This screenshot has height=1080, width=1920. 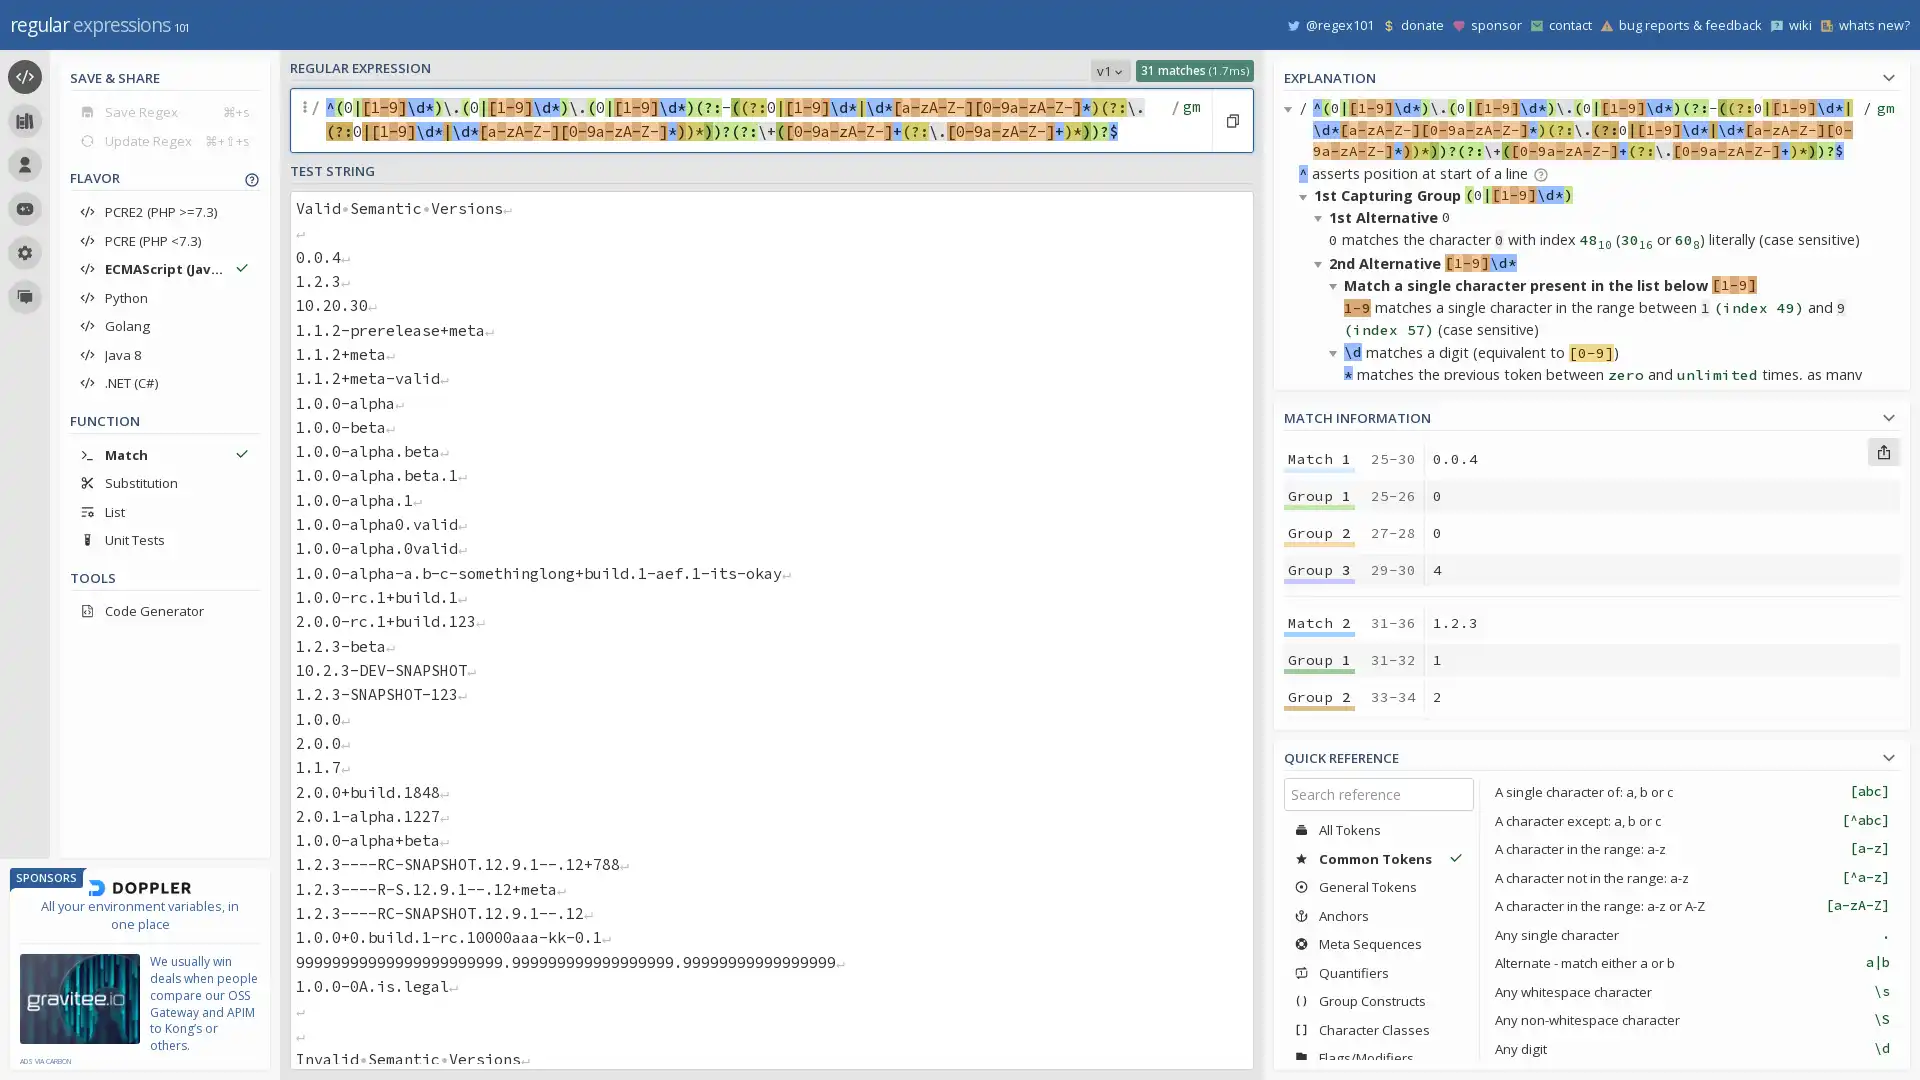 What do you see at coordinates (1321, 511) in the screenshot?
I see `Collapse Subtree` at bounding box center [1321, 511].